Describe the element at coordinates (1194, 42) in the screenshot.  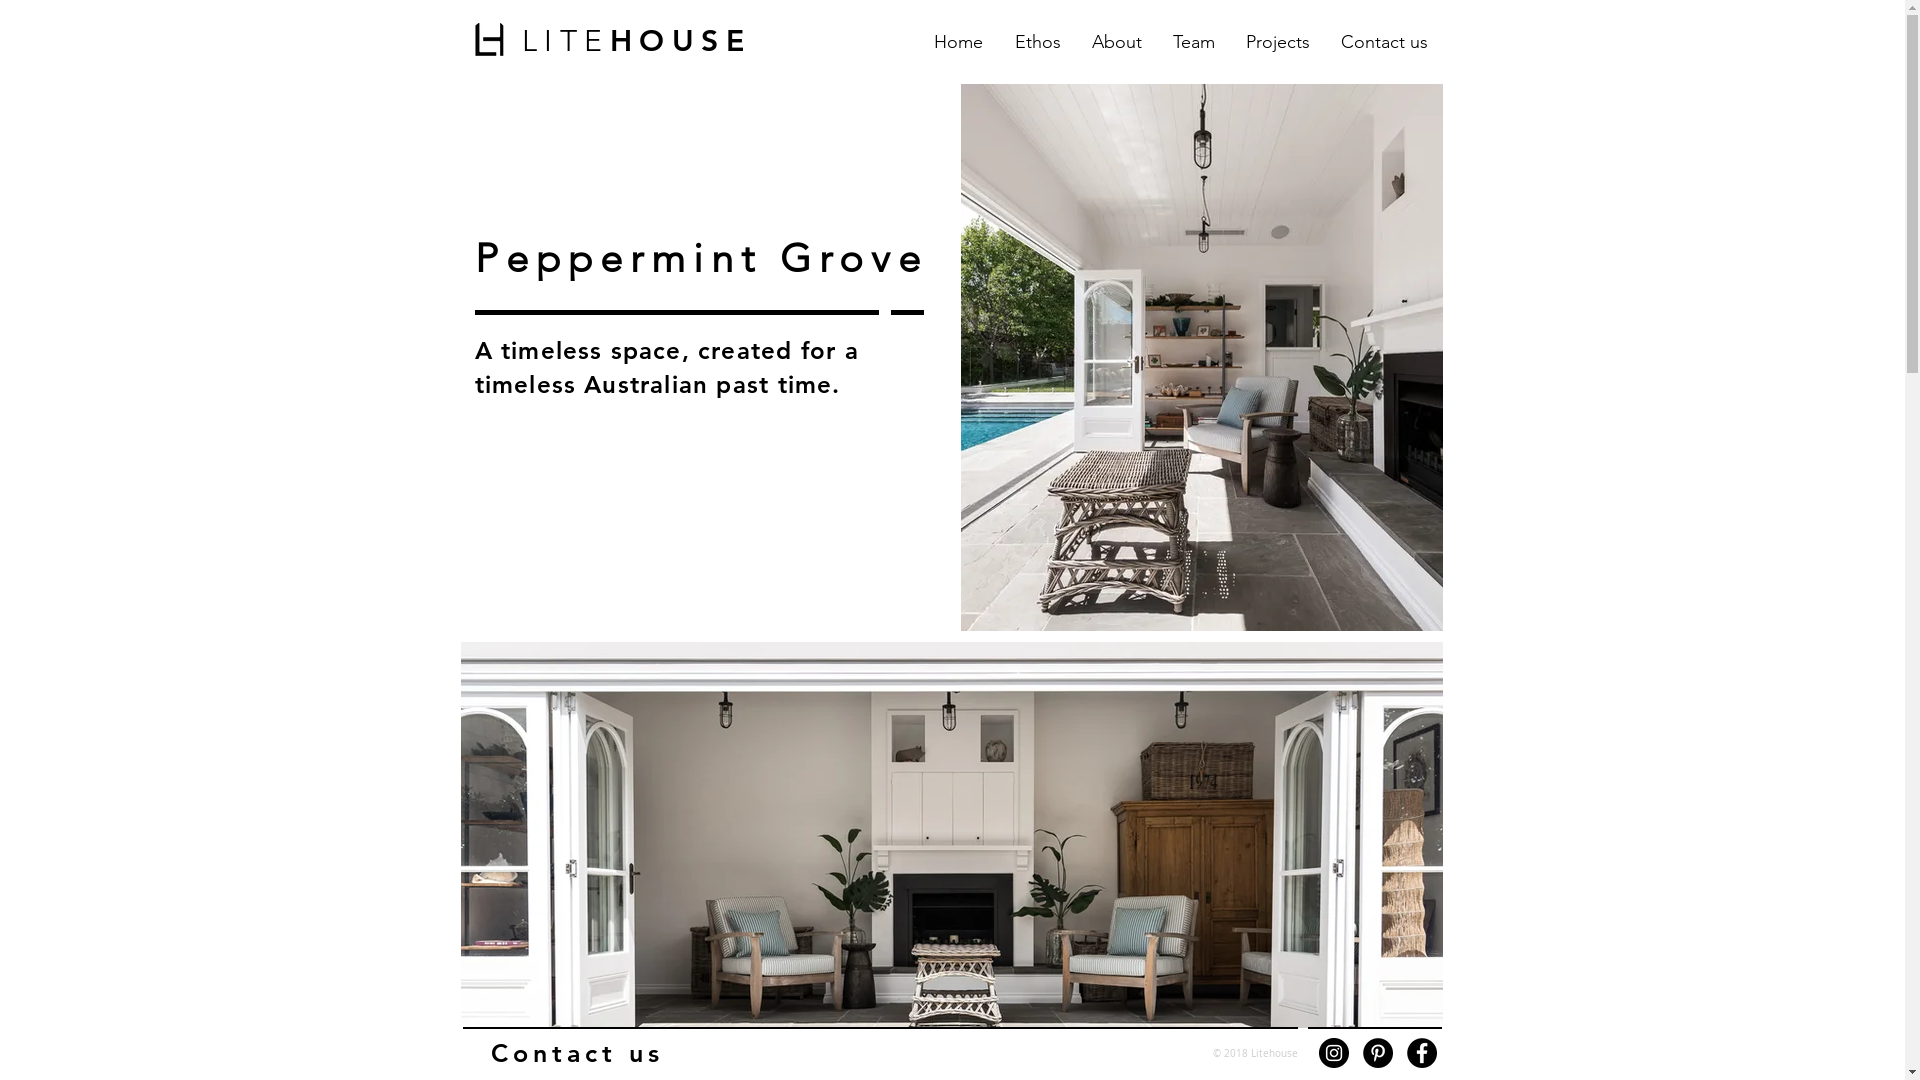
I see `'Team'` at that location.